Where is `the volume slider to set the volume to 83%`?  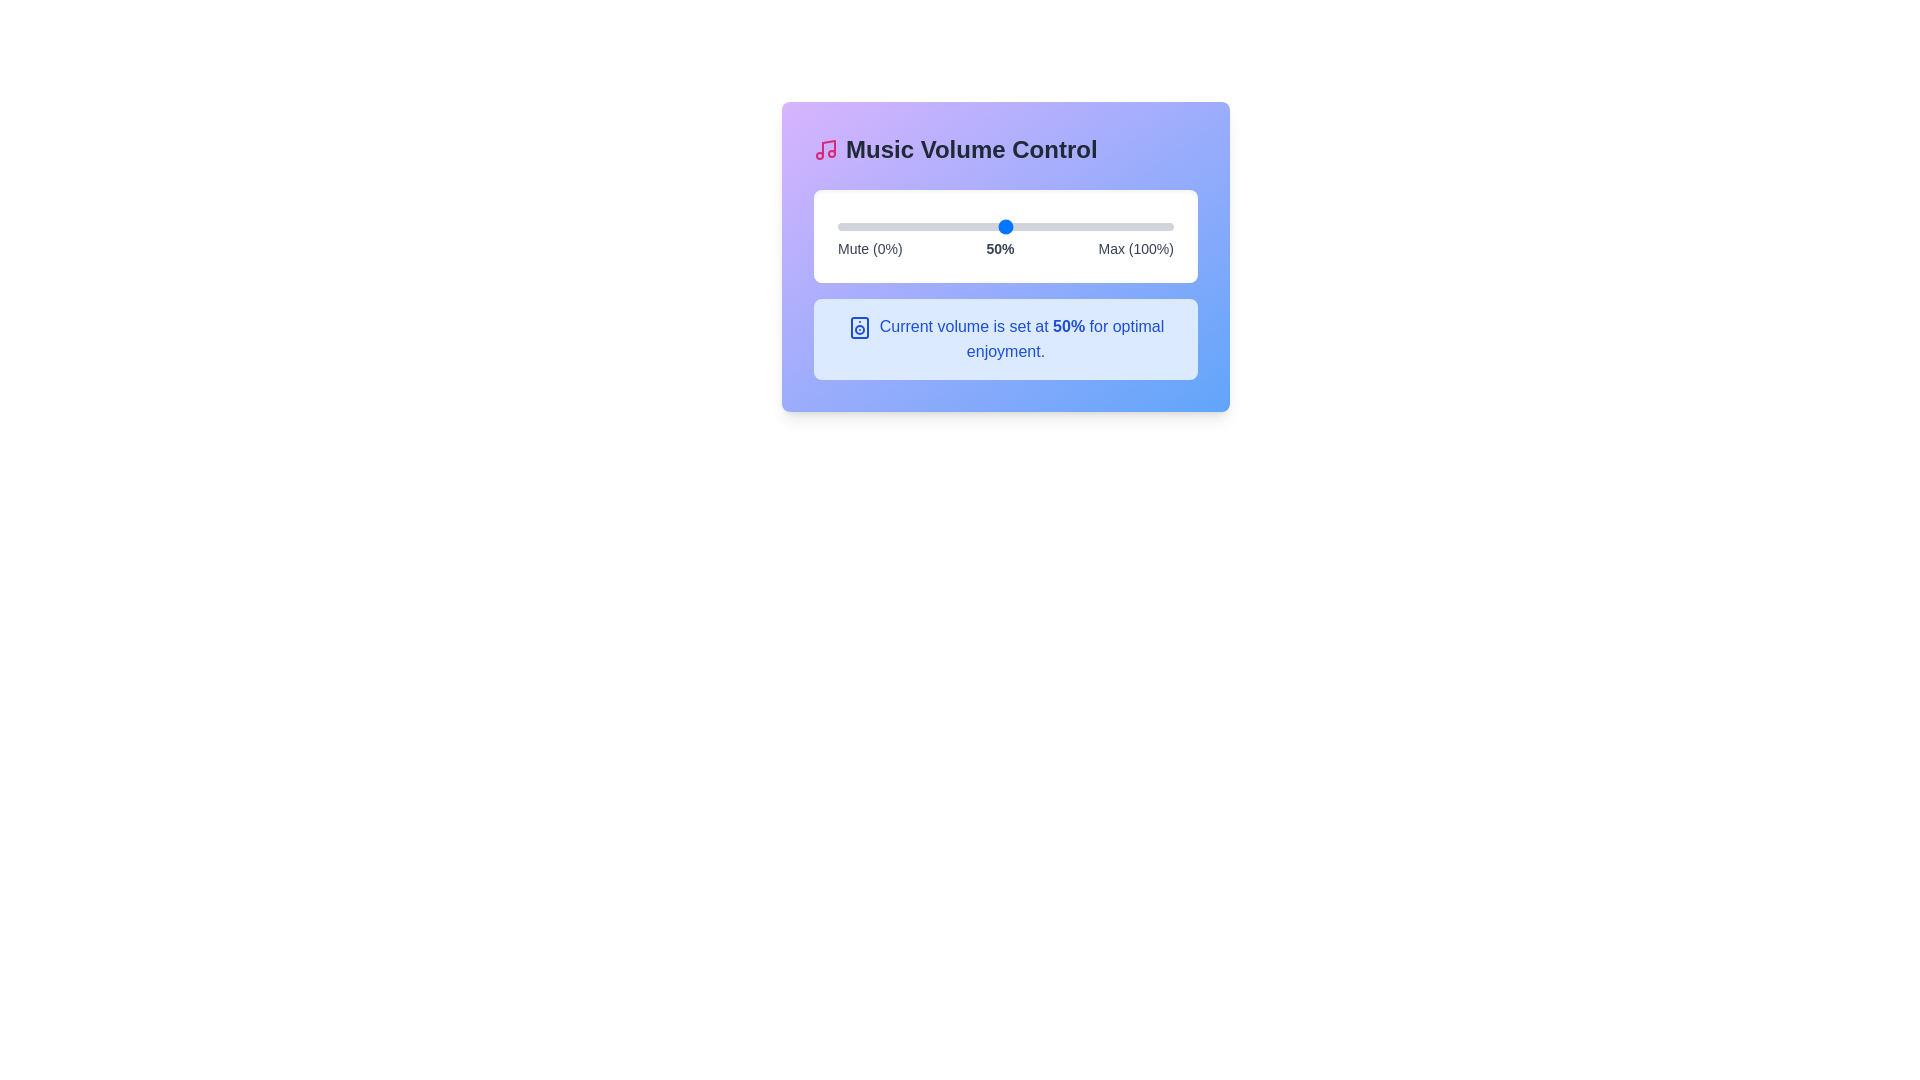 the volume slider to set the volume to 83% is located at coordinates (1115, 226).